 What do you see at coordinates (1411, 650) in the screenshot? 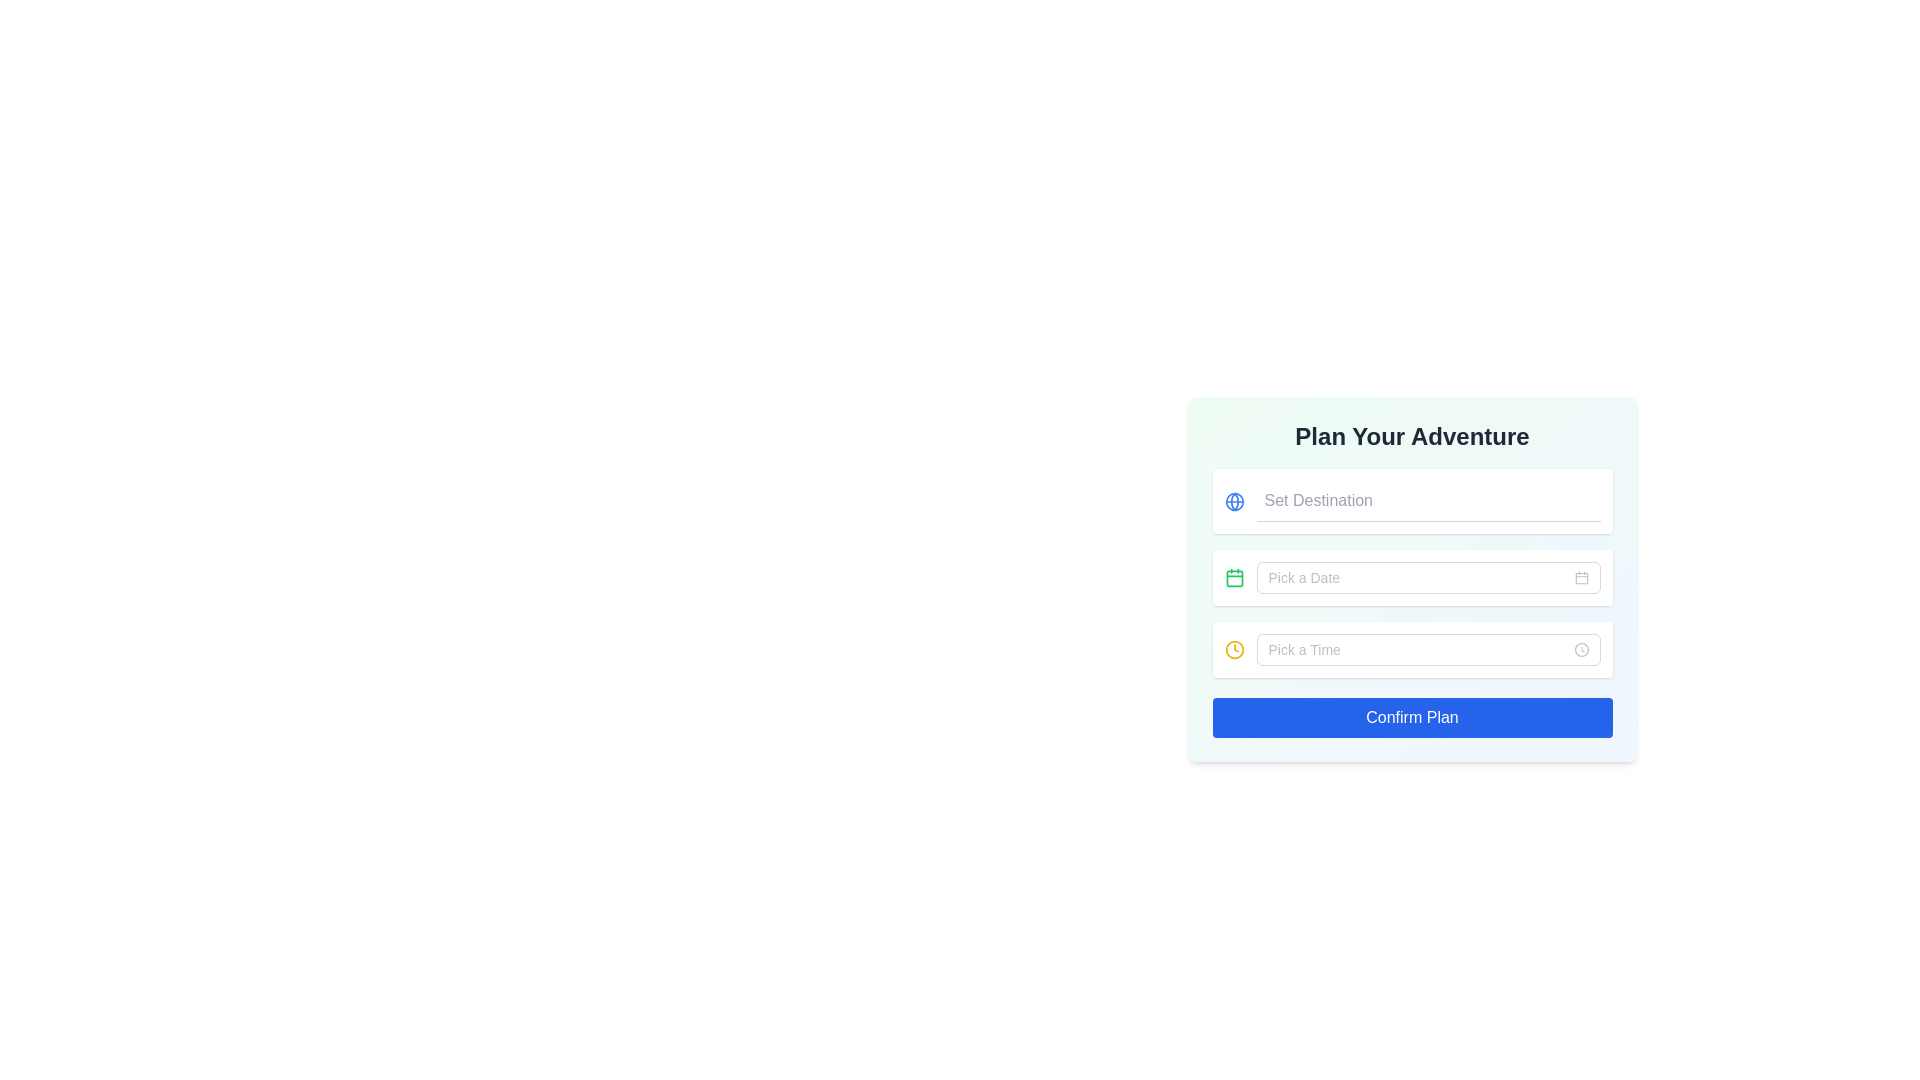
I see `a specific time within the Time Picker Input Field, which is a horizontally oriented rectangular component with a white background, rounded corners, and a shadow effect, located below the 'Pick a Date' component and above the 'Confirm Plan' button` at bounding box center [1411, 650].